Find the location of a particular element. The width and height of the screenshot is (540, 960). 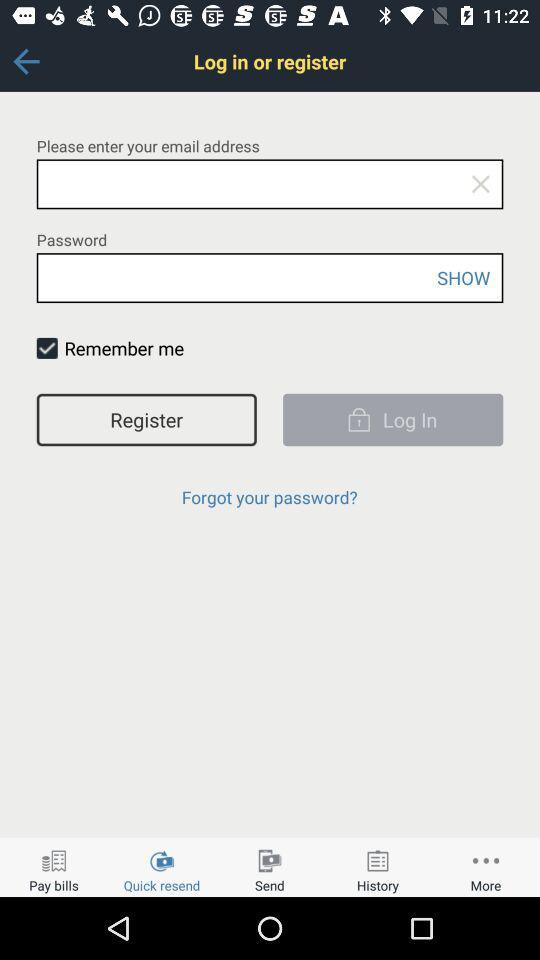

the forgot your password? icon is located at coordinates (269, 496).